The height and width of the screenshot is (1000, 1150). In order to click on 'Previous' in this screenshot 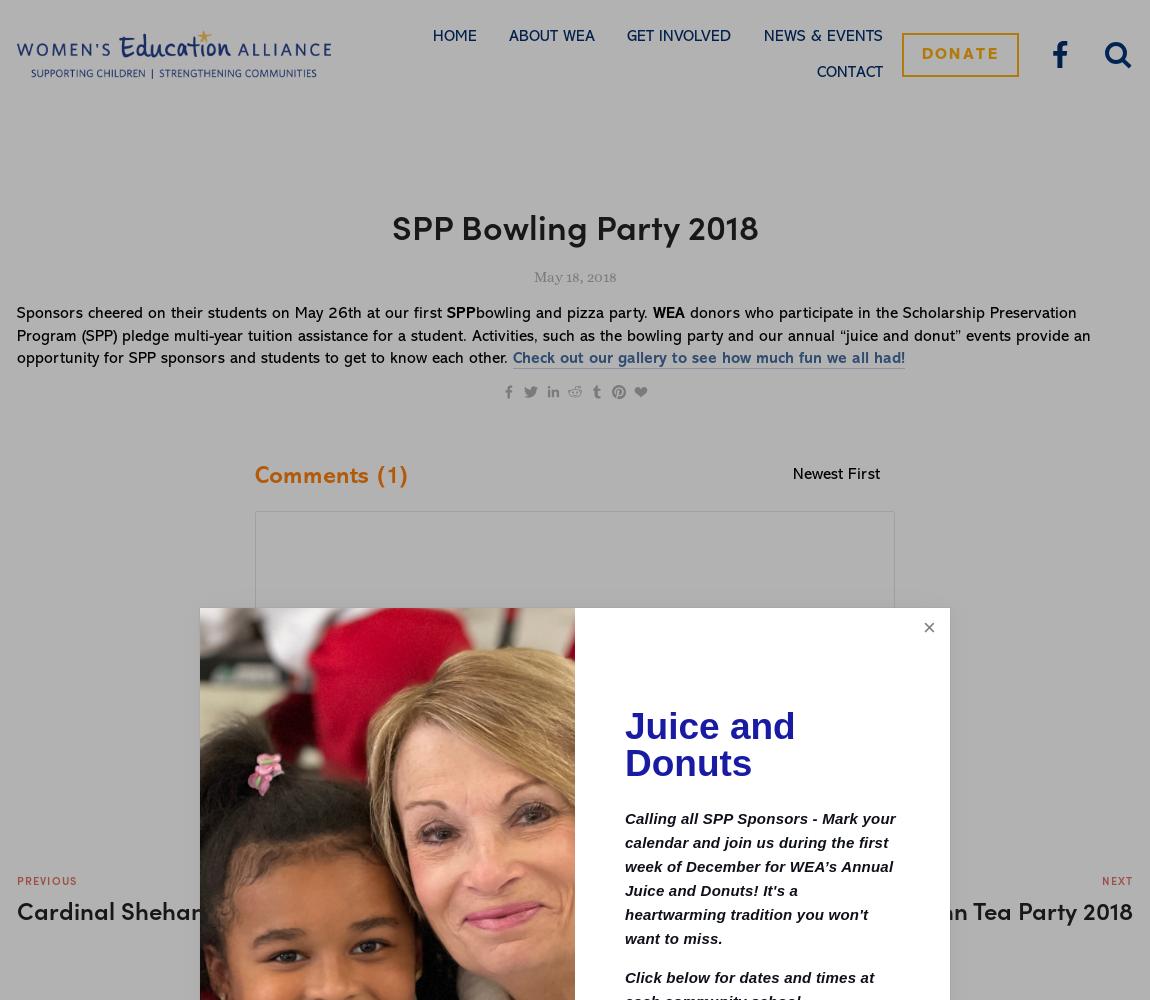, I will do `click(45, 880)`.